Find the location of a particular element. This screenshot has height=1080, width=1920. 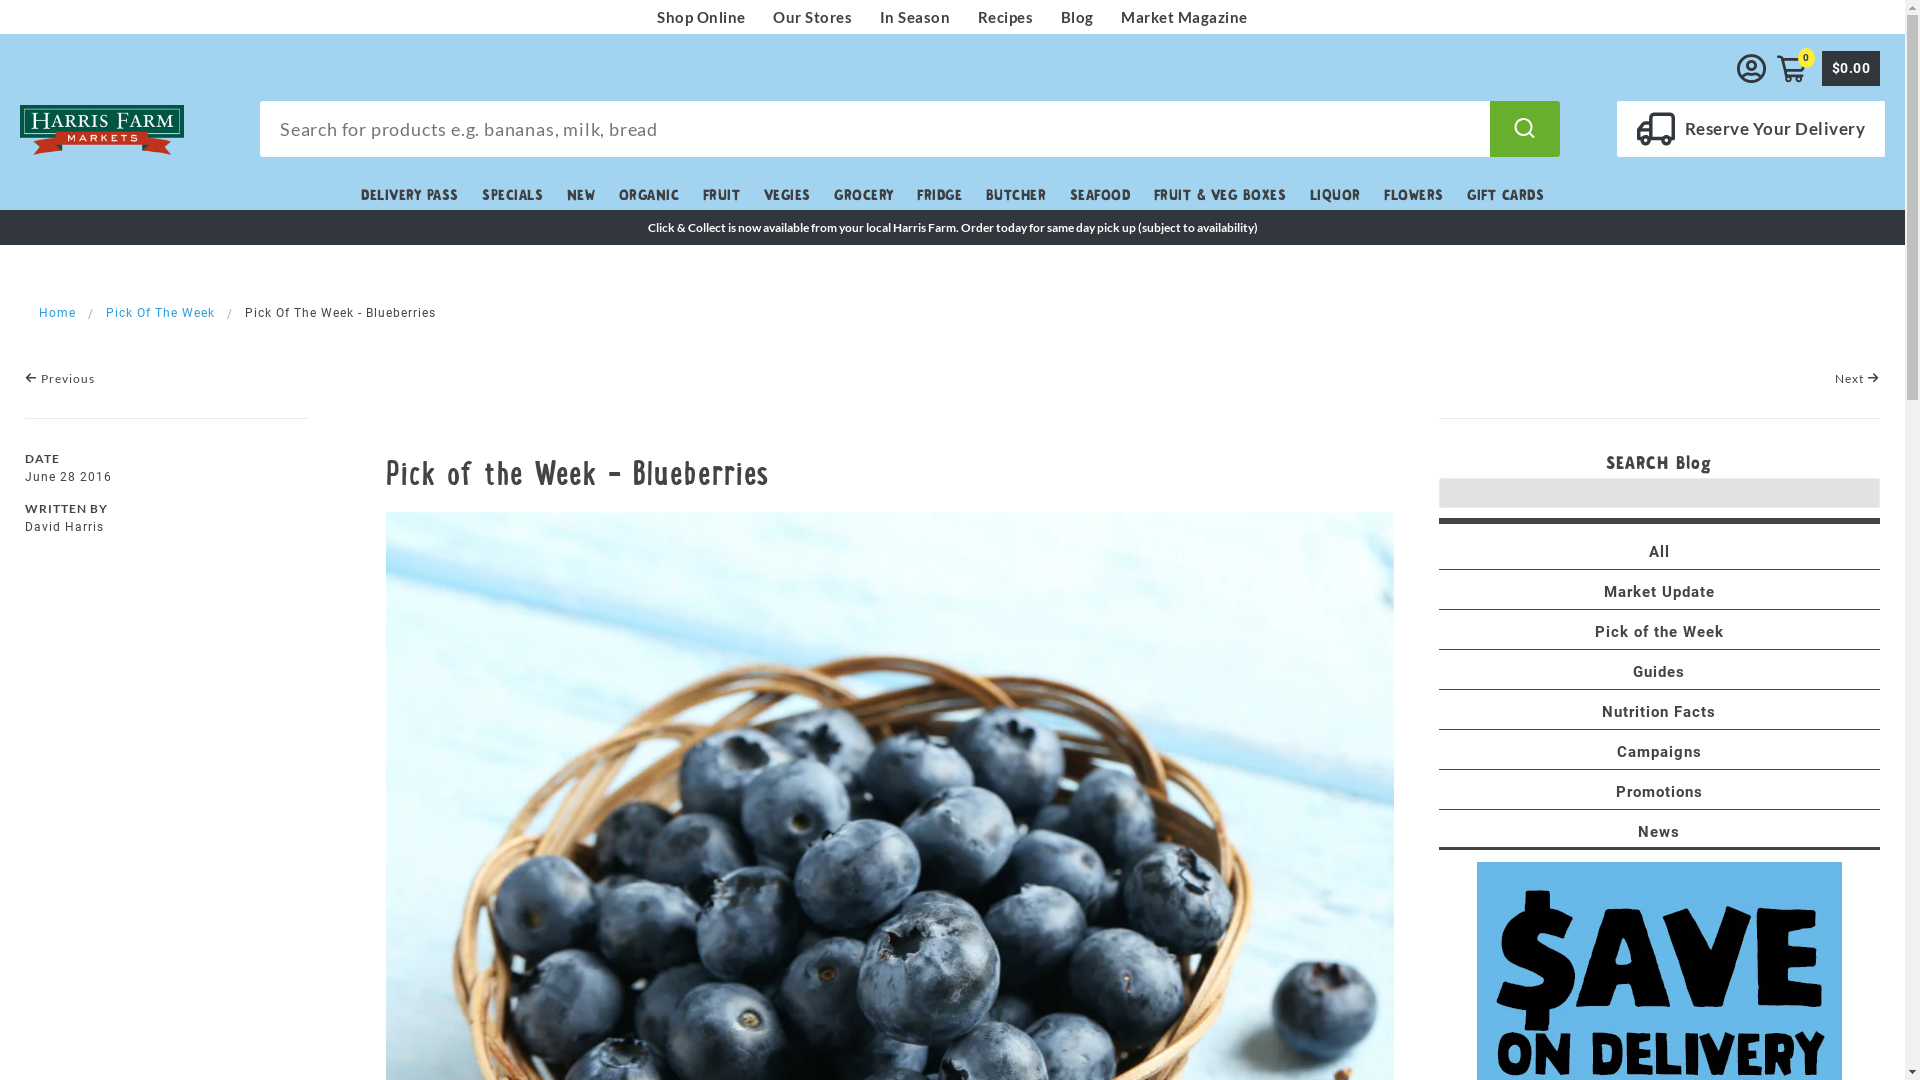

'News' is located at coordinates (1659, 832).